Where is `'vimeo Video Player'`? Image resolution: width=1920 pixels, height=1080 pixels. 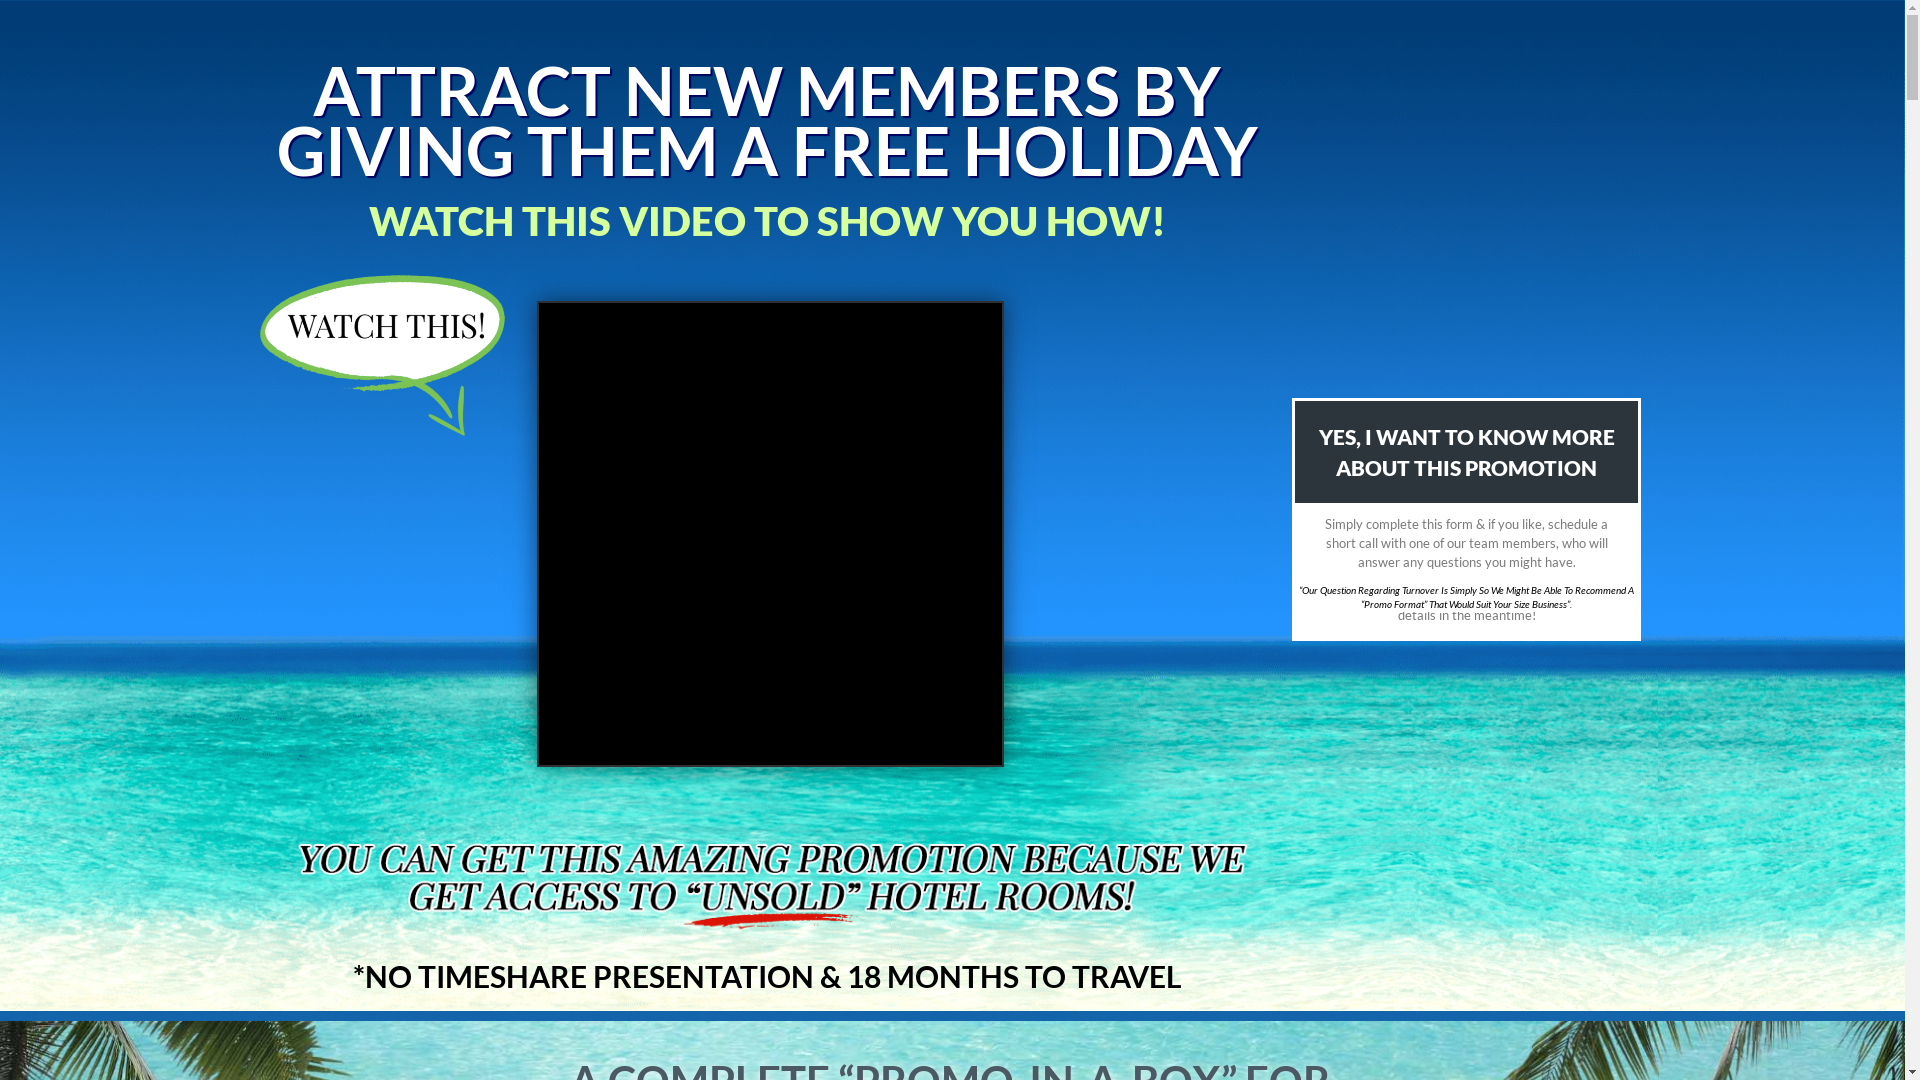
'vimeo Video Player' is located at coordinates (768, 532).